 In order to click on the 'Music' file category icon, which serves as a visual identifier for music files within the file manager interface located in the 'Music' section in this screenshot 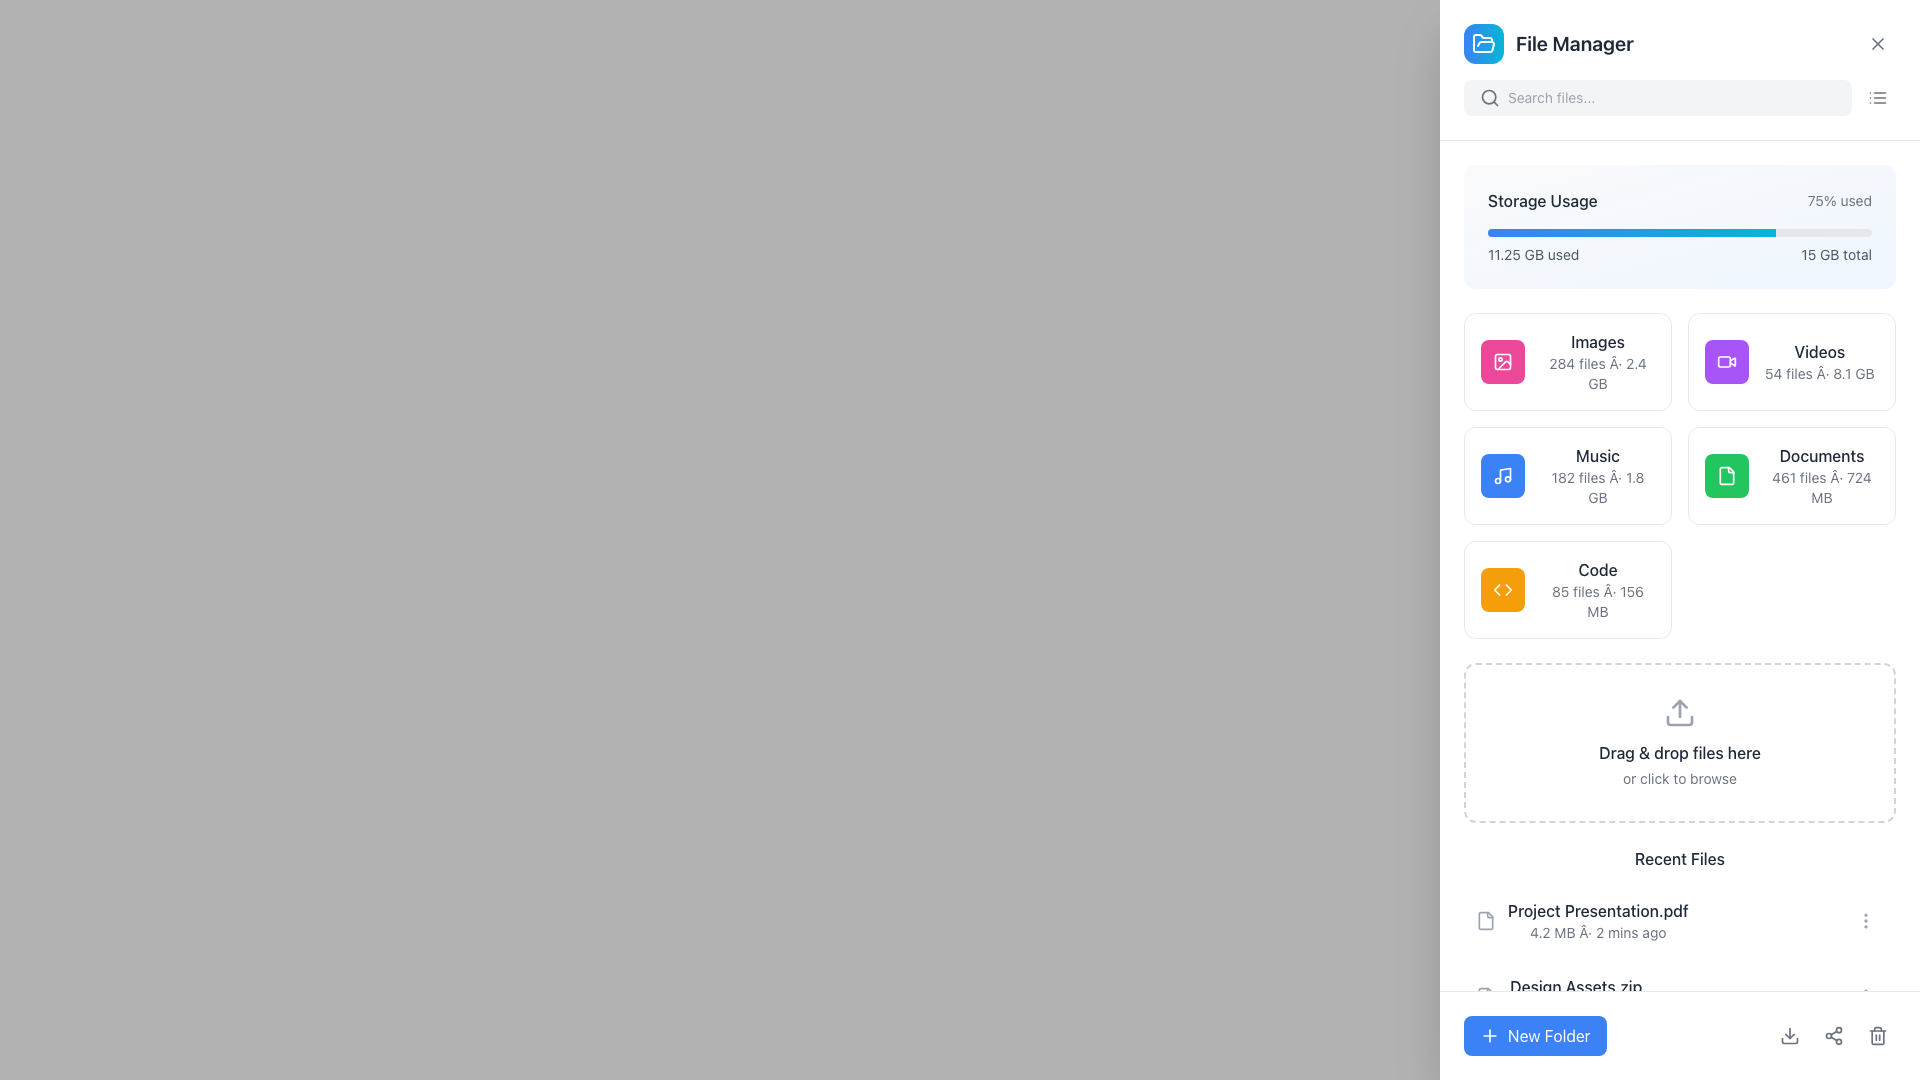, I will do `click(1502, 475)`.